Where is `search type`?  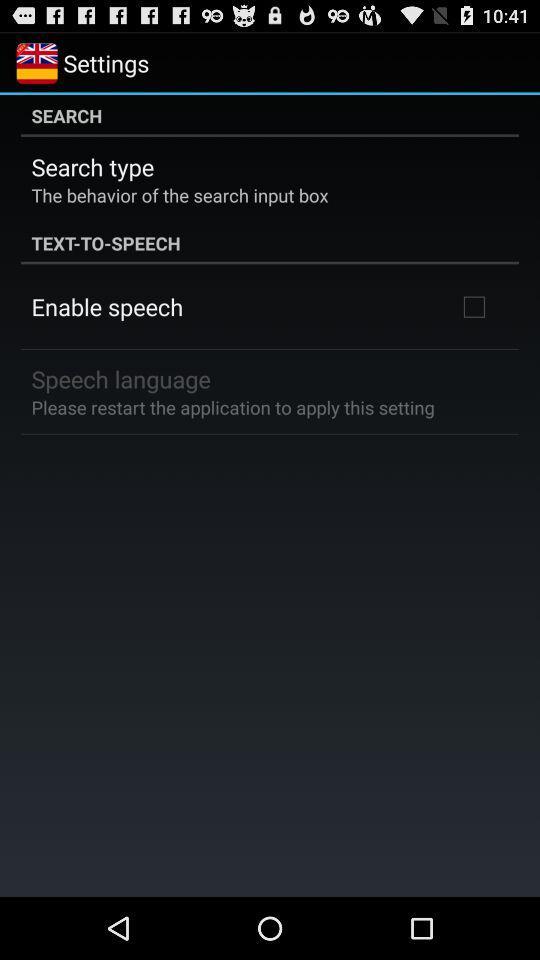
search type is located at coordinates (91, 165).